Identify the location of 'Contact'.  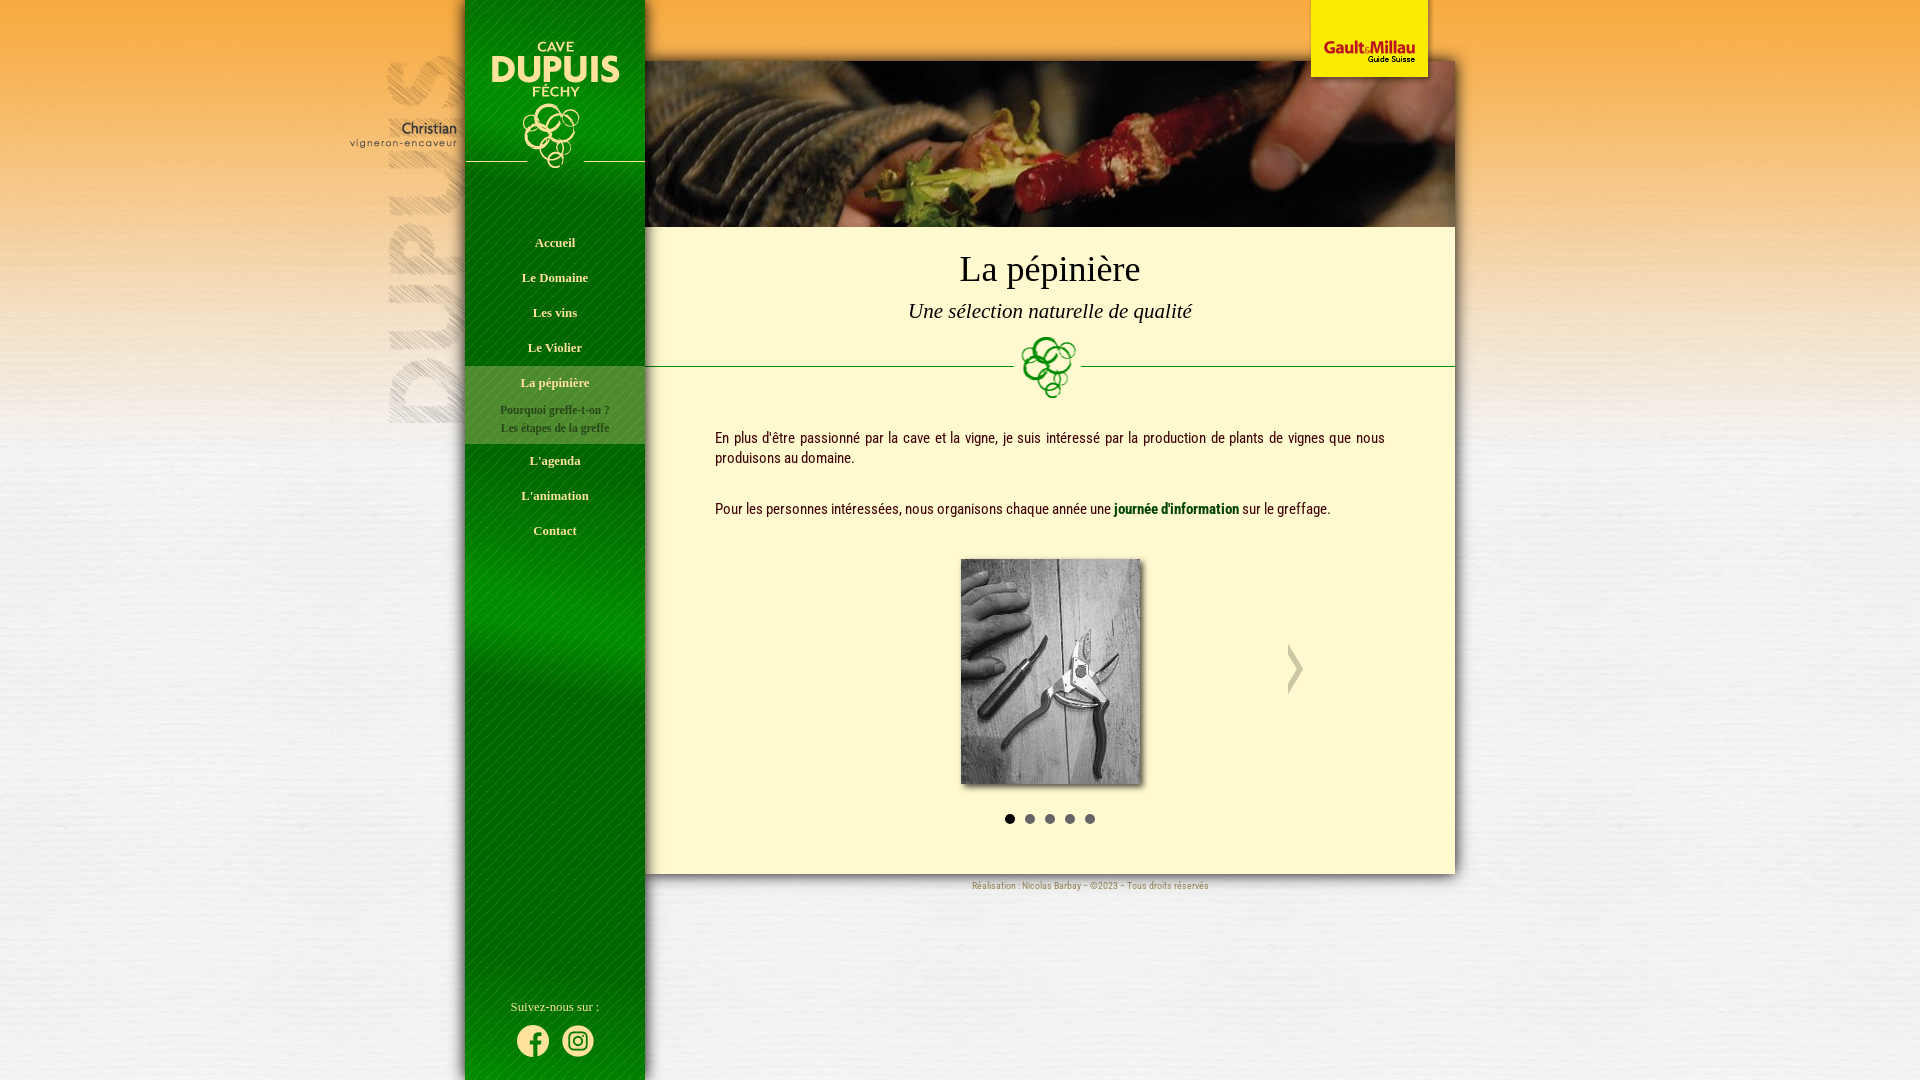
(555, 530).